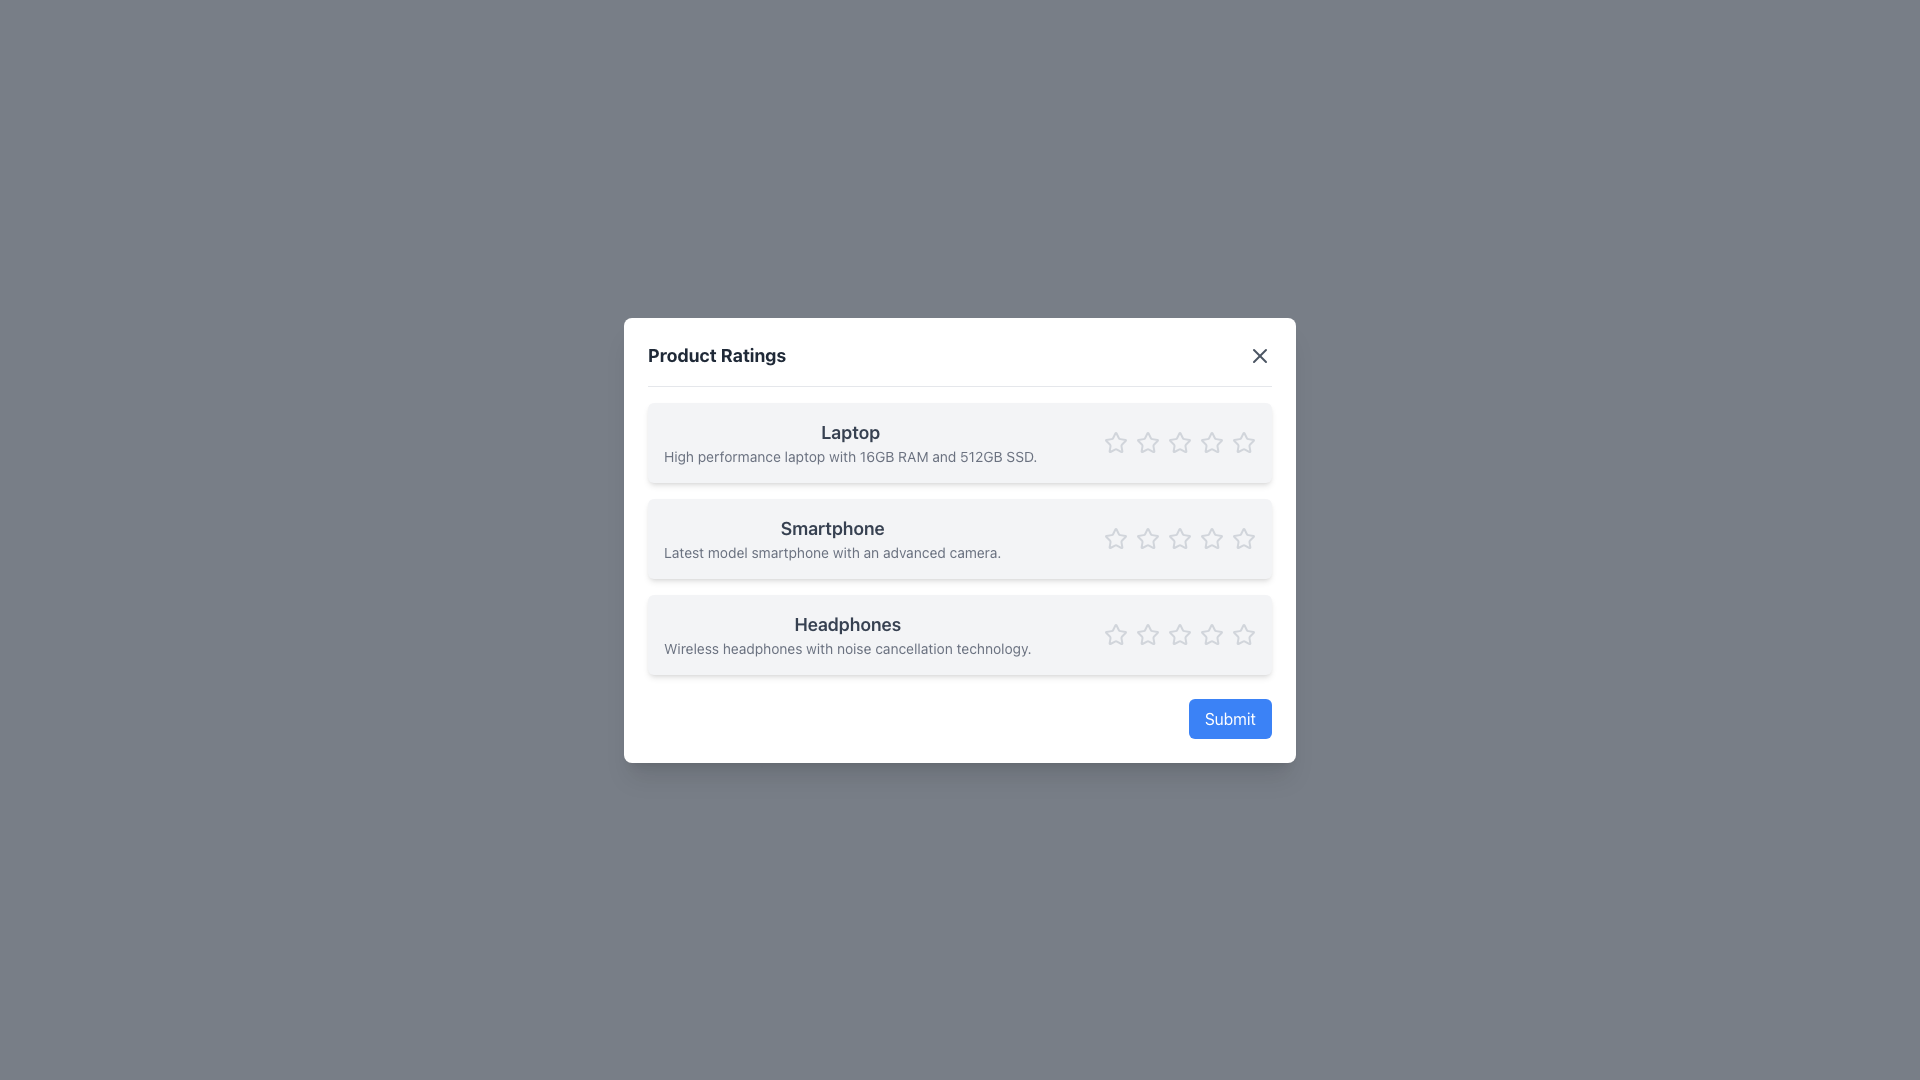 The height and width of the screenshot is (1080, 1920). What do you see at coordinates (1180, 634) in the screenshot?
I see `the third star in a horizontal group of five stars, located below the 'Headphones' description` at bounding box center [1180, 634].